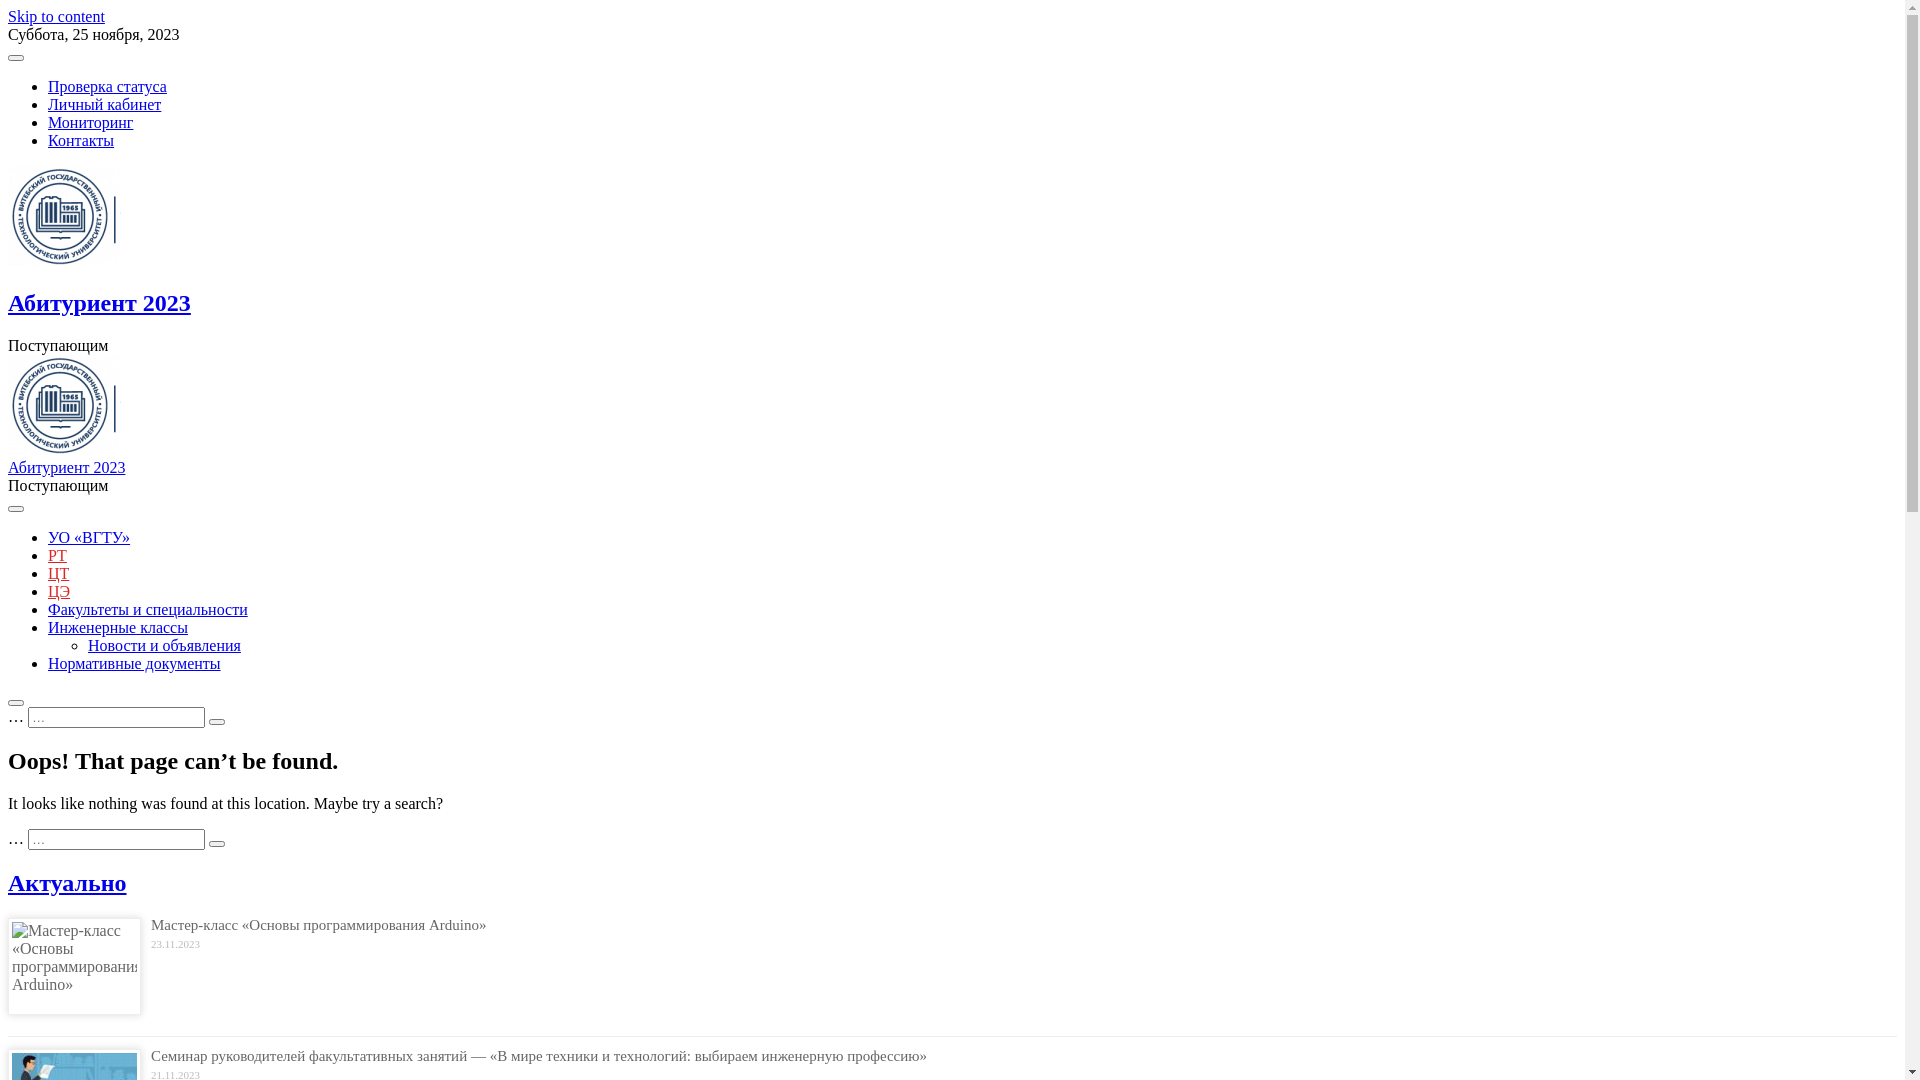 The height and width of the screenshot is (1080, 1920). Describe the element at coordinates (56, 16) in the screenshot. I see `'Skip to content'` at that location.